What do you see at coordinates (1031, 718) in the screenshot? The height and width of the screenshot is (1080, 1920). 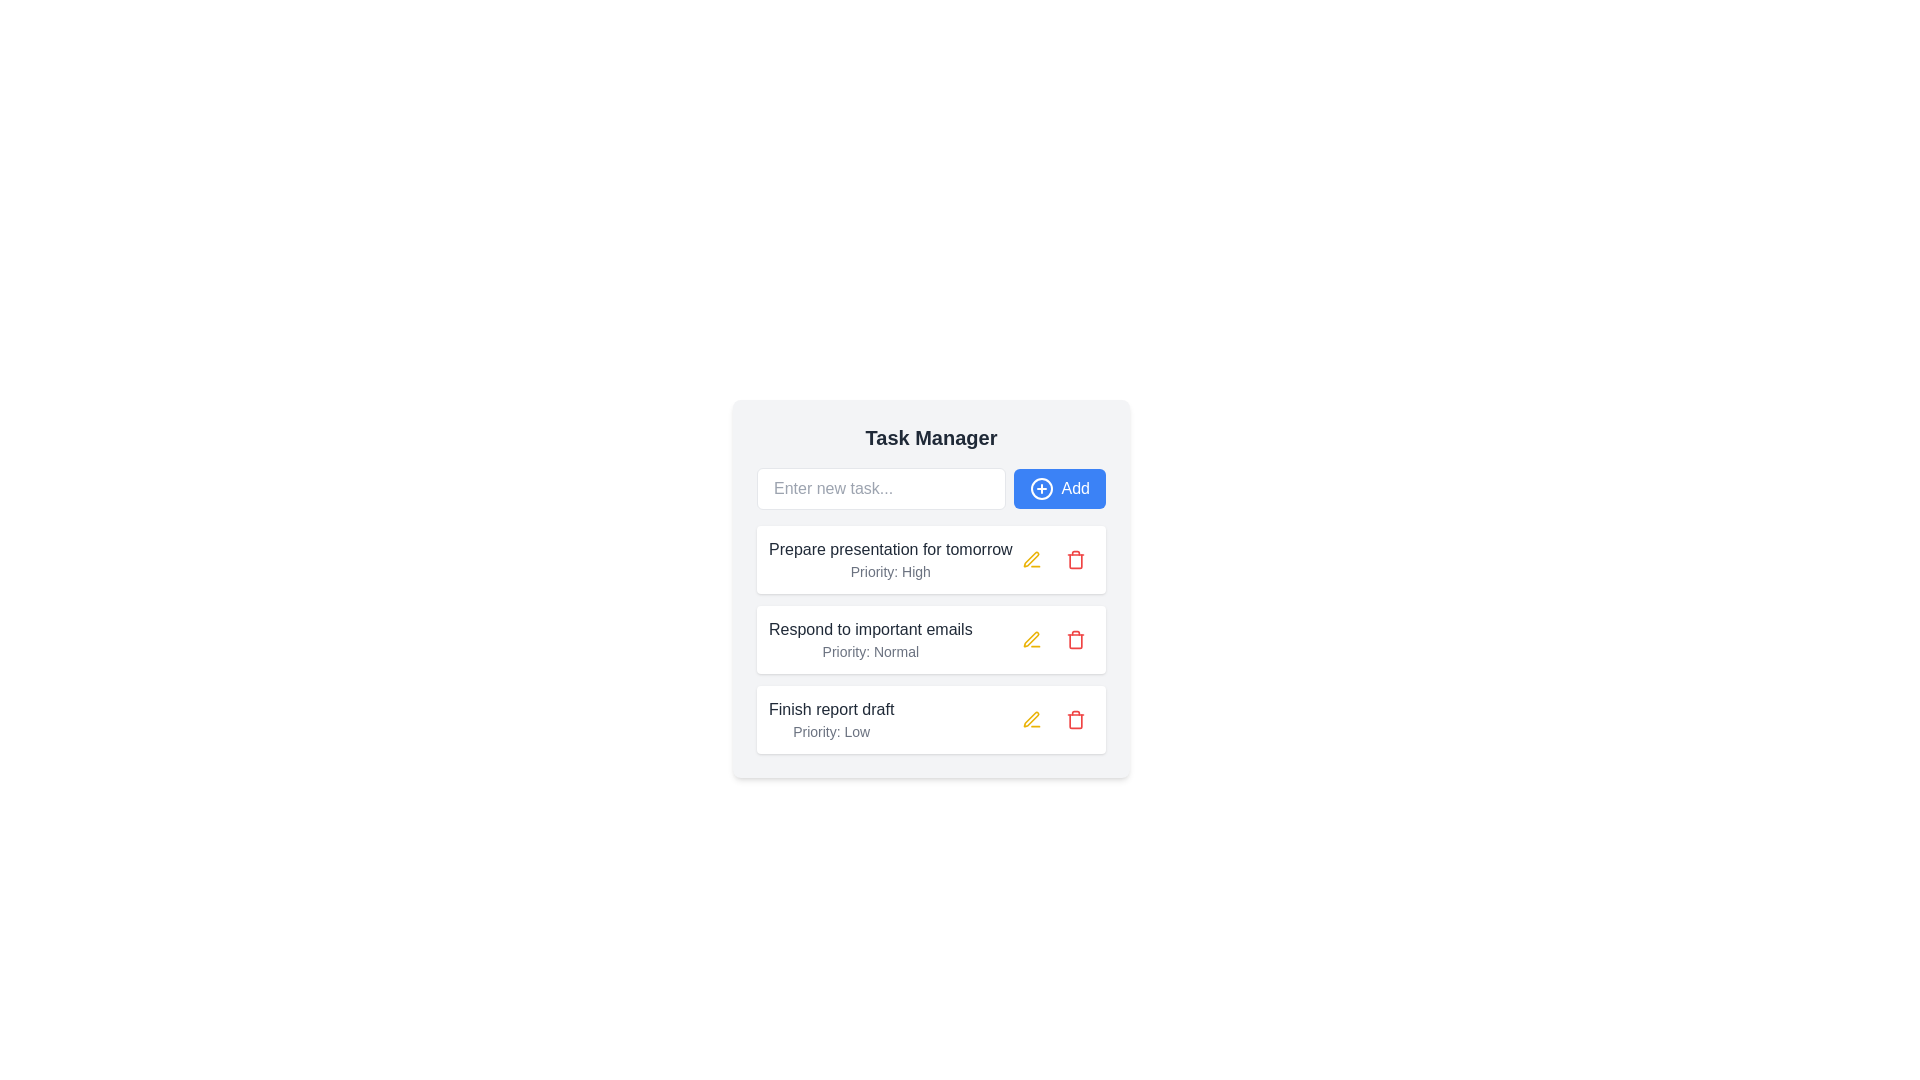 I see `the small yellow pen icon located within the Task Manager interface, which is positioned to the left of the red trash can icon` at bounding box center [1031, 718].